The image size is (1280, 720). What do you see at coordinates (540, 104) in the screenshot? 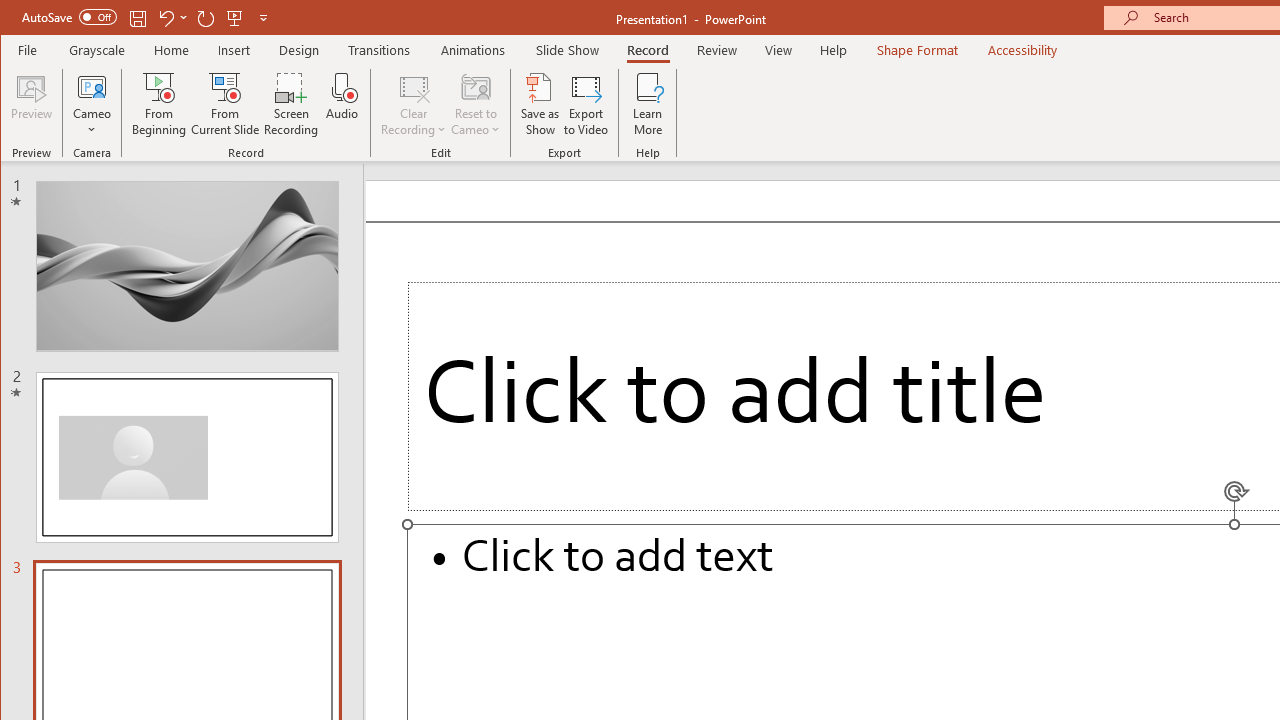
I see `'Save as Show'` at bounding box center [540, 104].